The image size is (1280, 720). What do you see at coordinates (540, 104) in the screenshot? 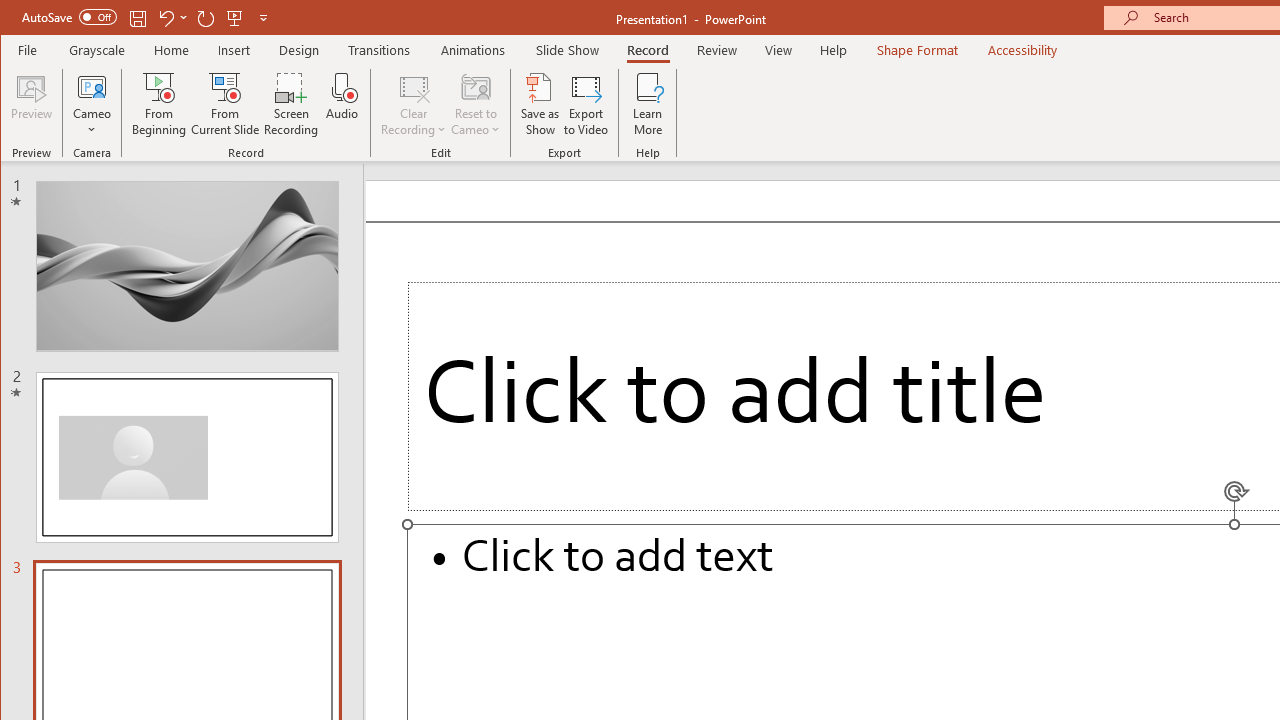
I see `'Save as Show'` at bounding box center [540, 104].